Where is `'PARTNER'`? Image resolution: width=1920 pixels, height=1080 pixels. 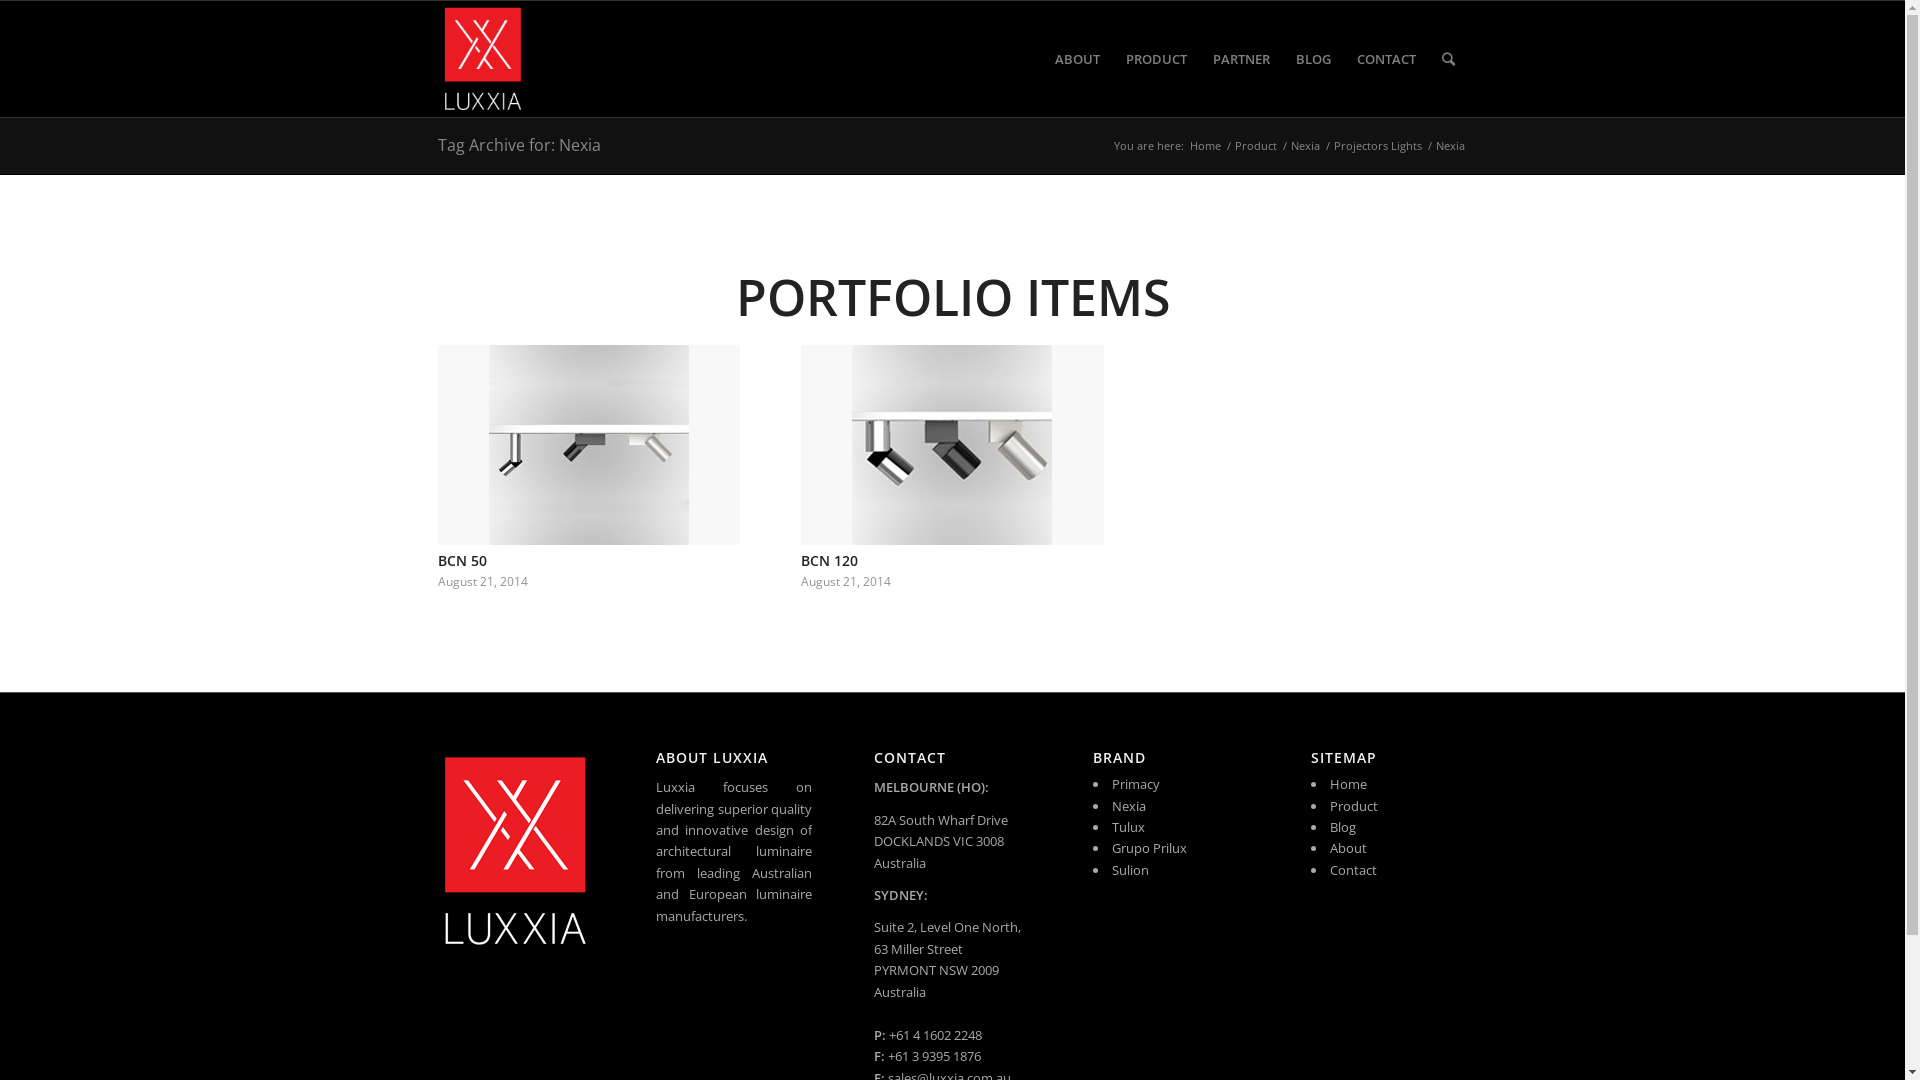
'PARTNER' is located at coordinates (1200, 57).